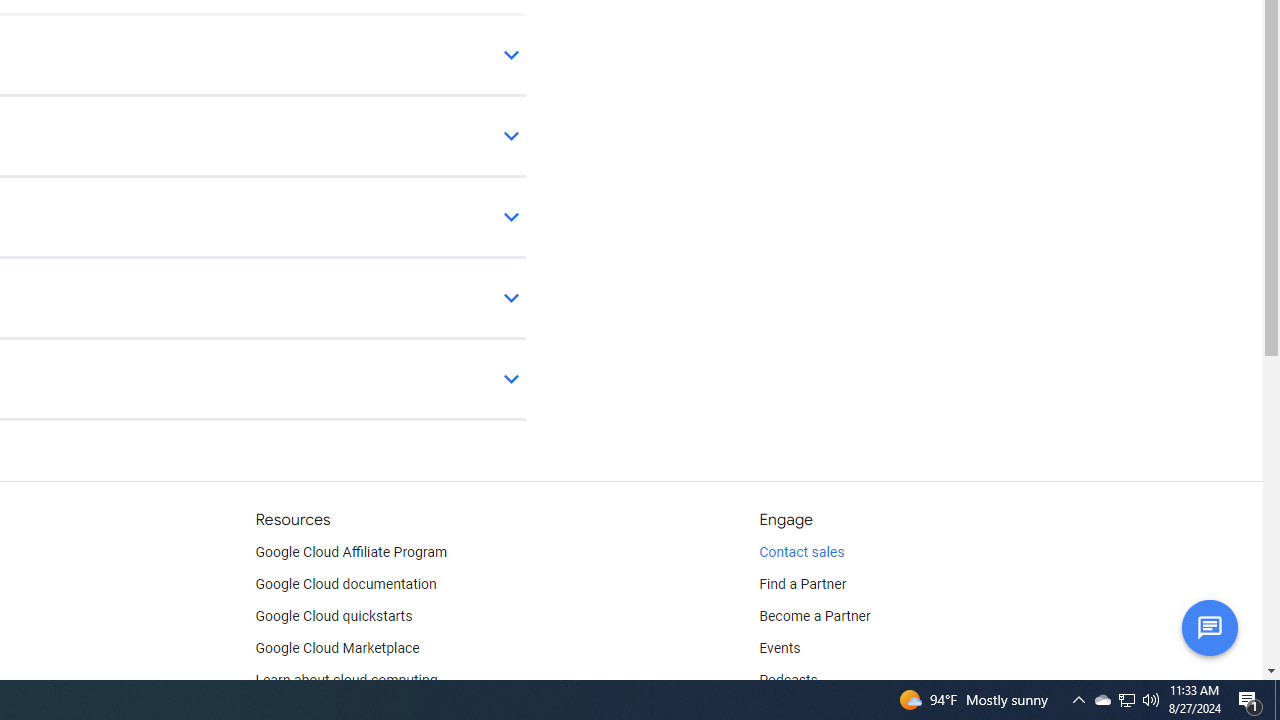  What do you see at coordinates (345, 585) in the screenshot?
I see `'Google Cloud documentation'` at bounding box center [345, 585].